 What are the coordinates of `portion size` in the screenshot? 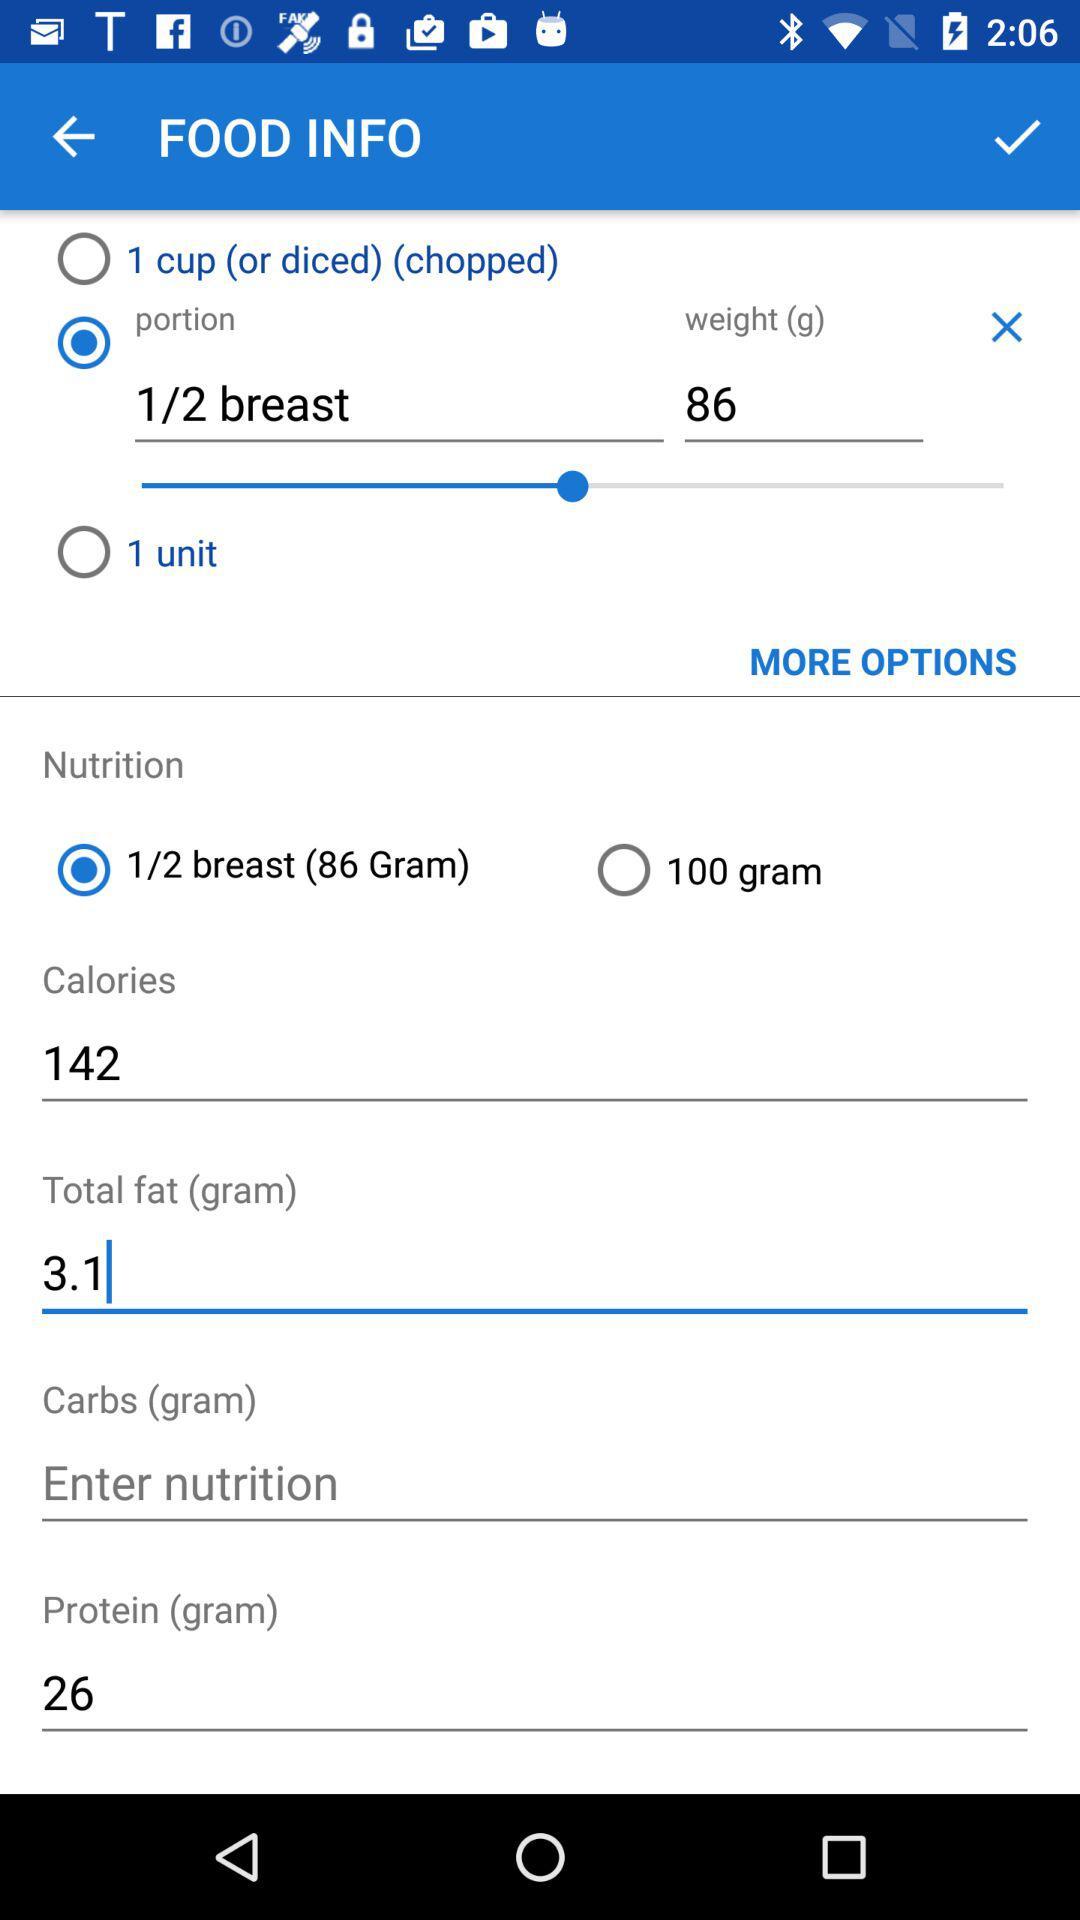 It's located at (82, 342).